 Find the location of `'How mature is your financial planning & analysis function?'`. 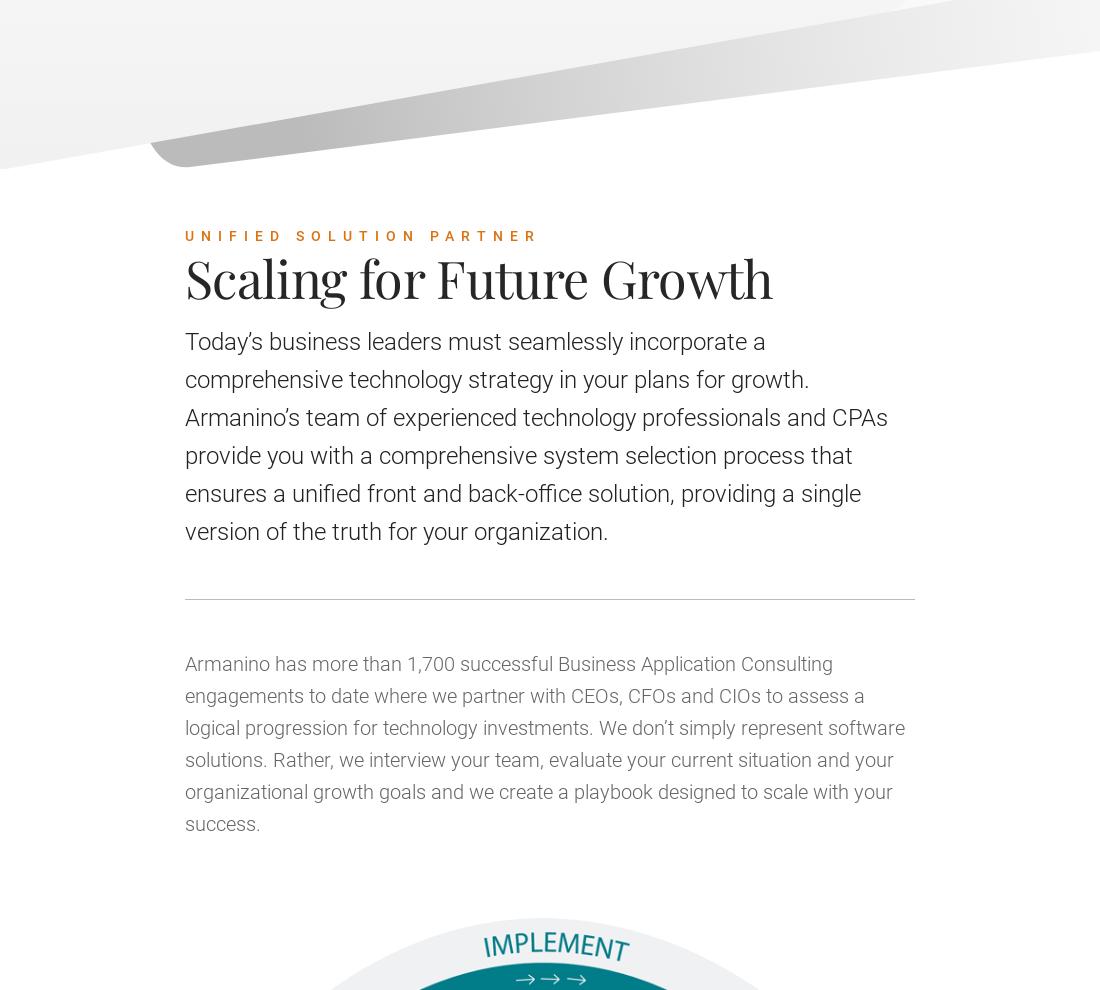

'How mature is your financial planning & analysis function?' is located at coordinates (834, 204).